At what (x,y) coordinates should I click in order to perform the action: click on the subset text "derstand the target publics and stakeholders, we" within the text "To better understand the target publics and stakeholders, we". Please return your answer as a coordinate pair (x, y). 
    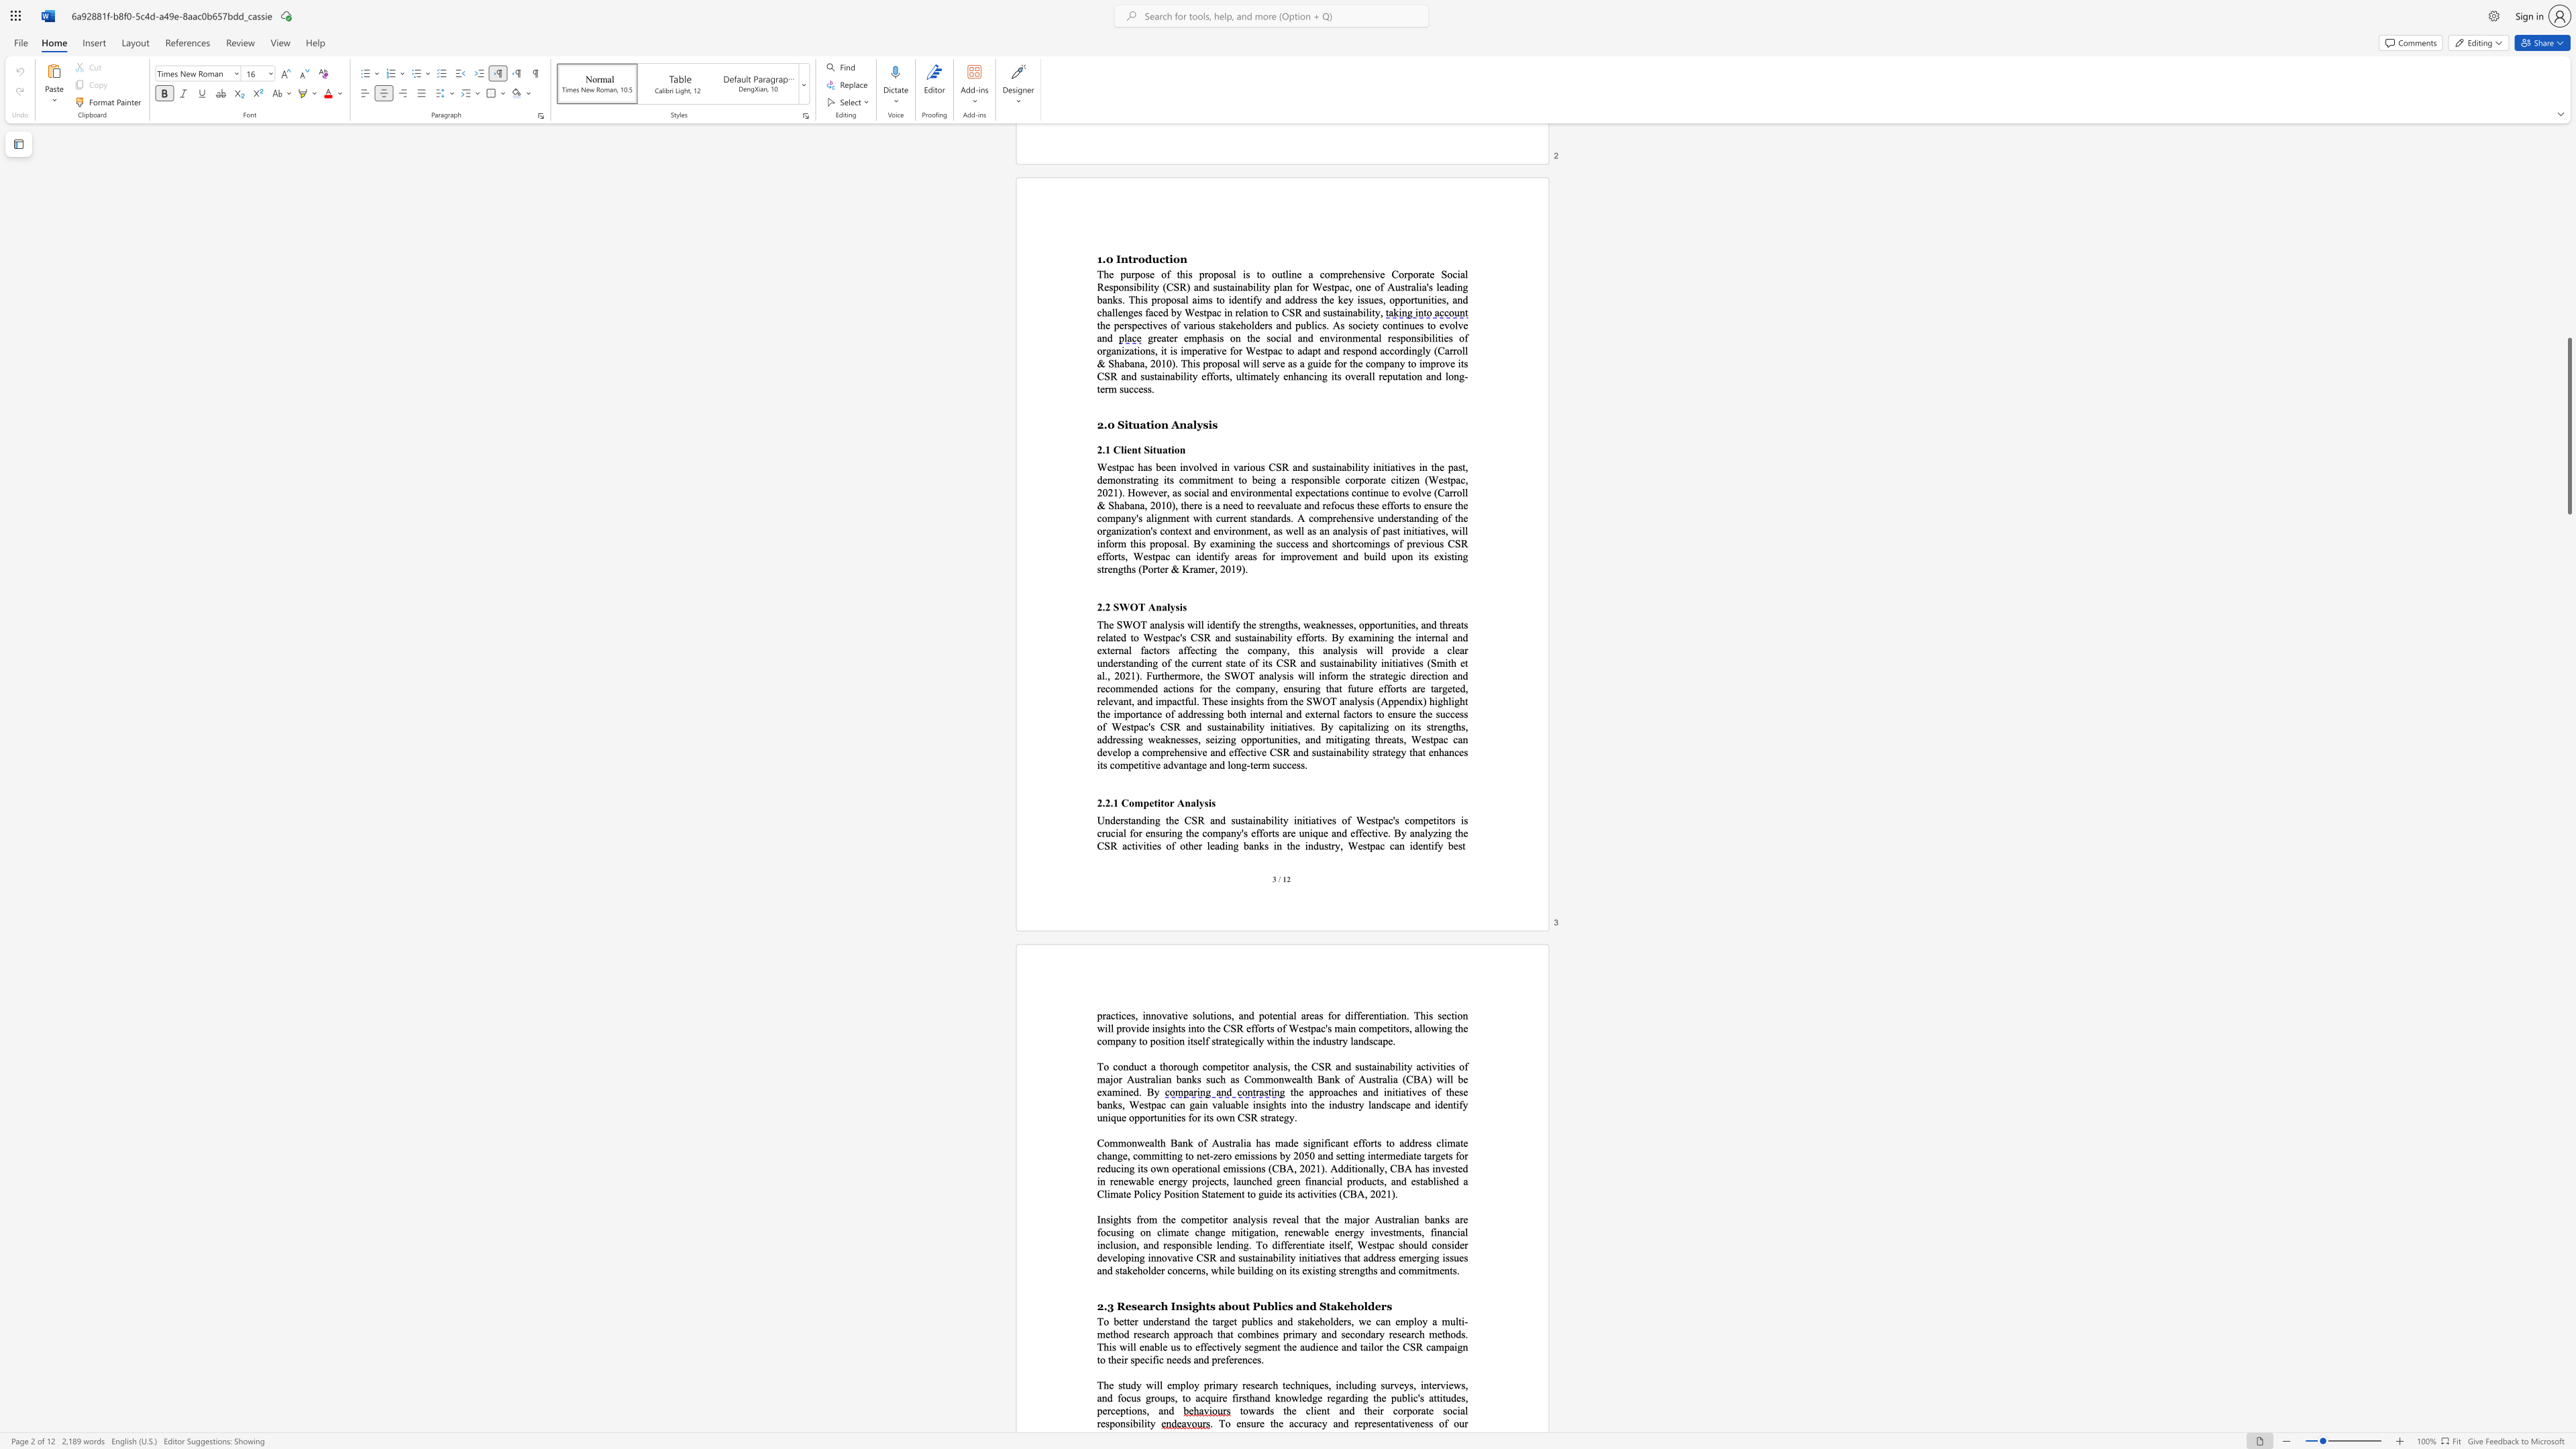
    Looking at the image, I should click on (1152, 1320).